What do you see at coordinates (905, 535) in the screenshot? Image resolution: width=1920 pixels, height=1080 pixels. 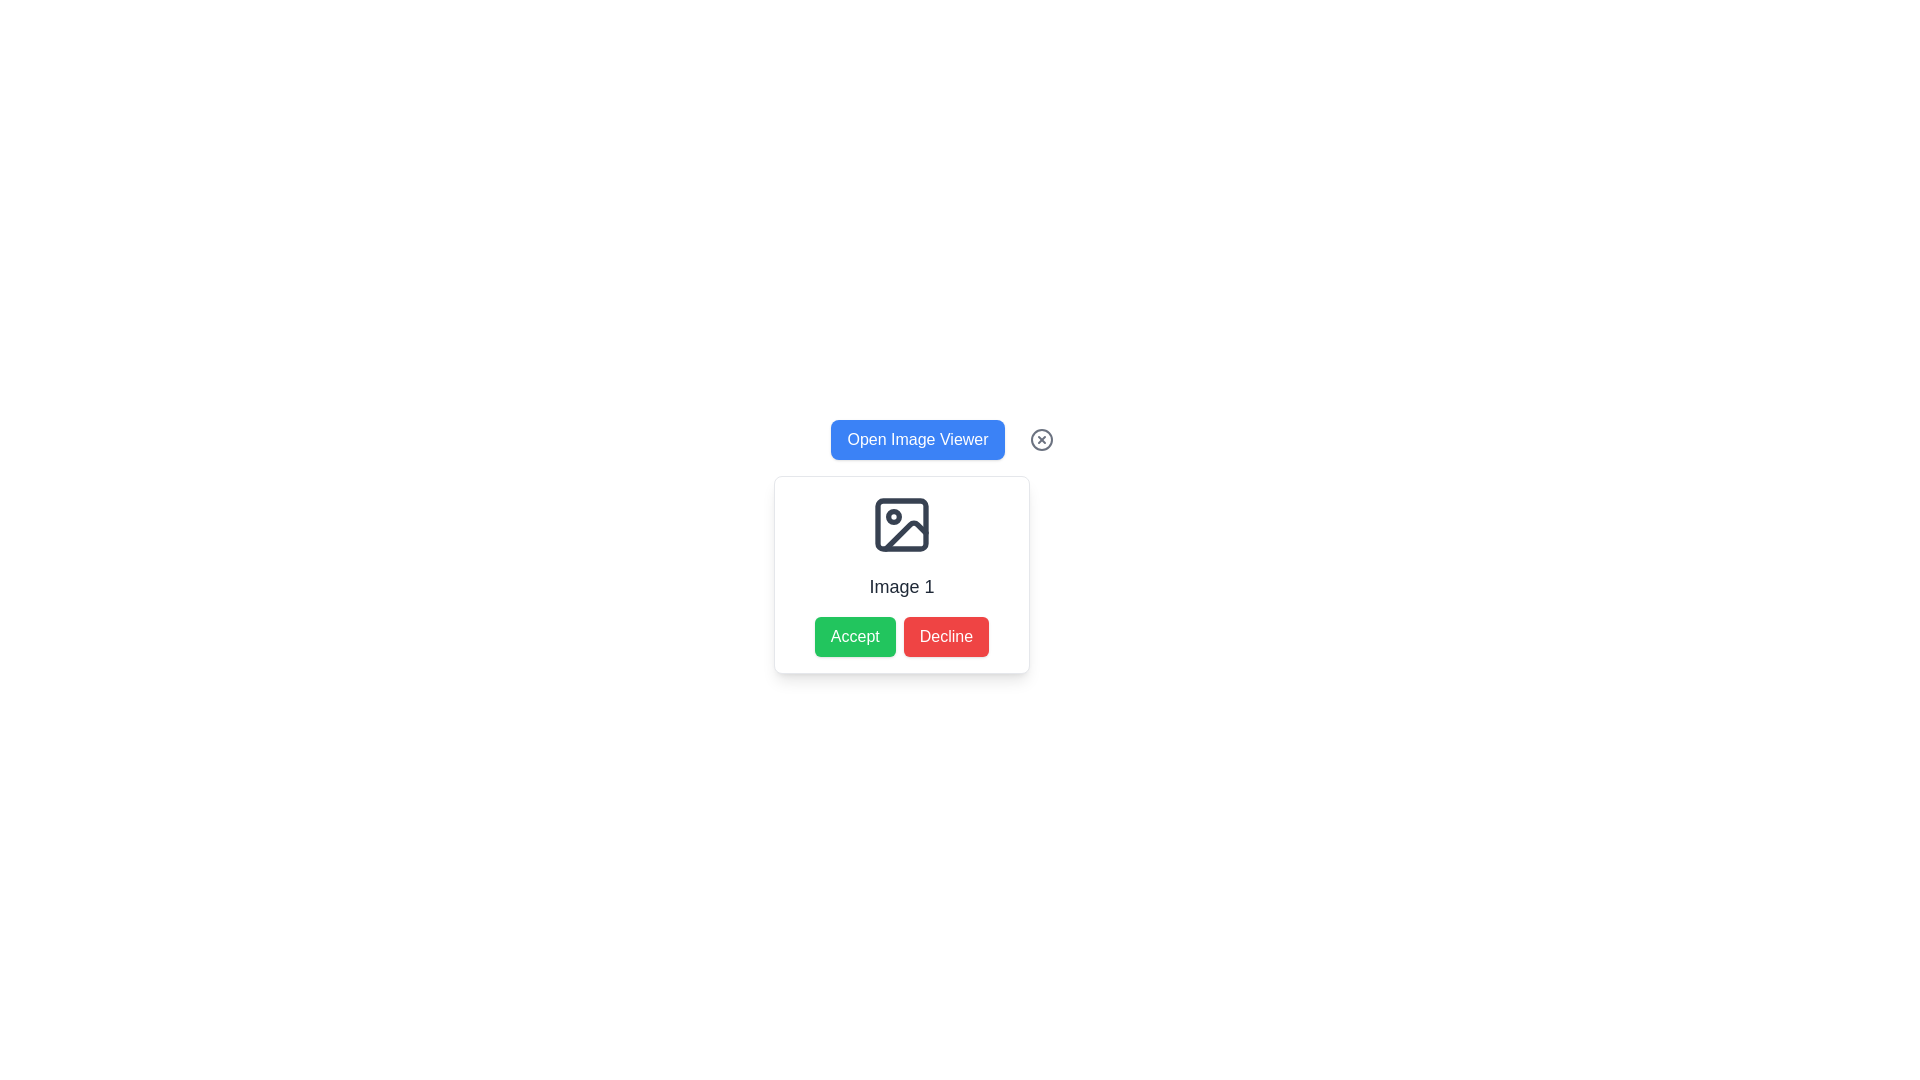 I see `the diagonal line icon that is part of an image placeholder within a card-like interface` at bounding box center [905, 535].